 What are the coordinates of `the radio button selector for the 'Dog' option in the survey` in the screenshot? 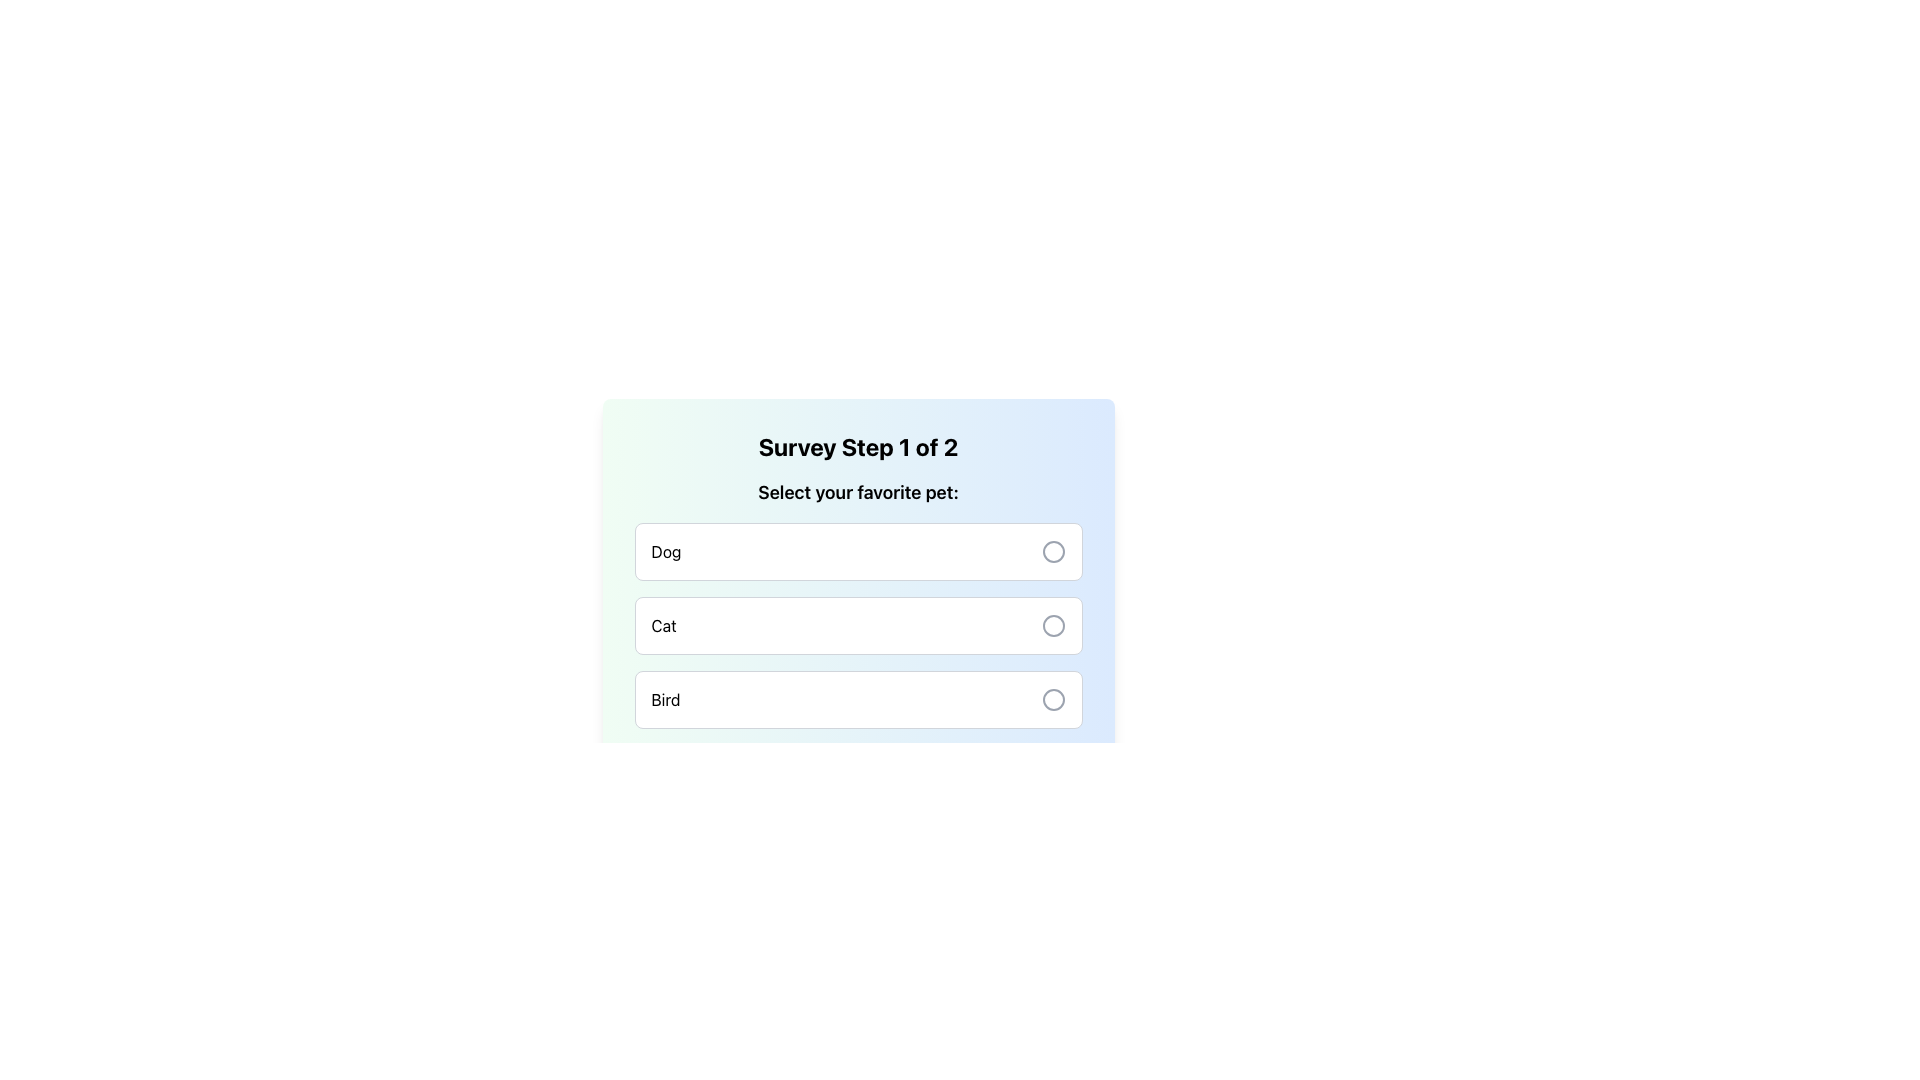 It's located at (1052, 551).